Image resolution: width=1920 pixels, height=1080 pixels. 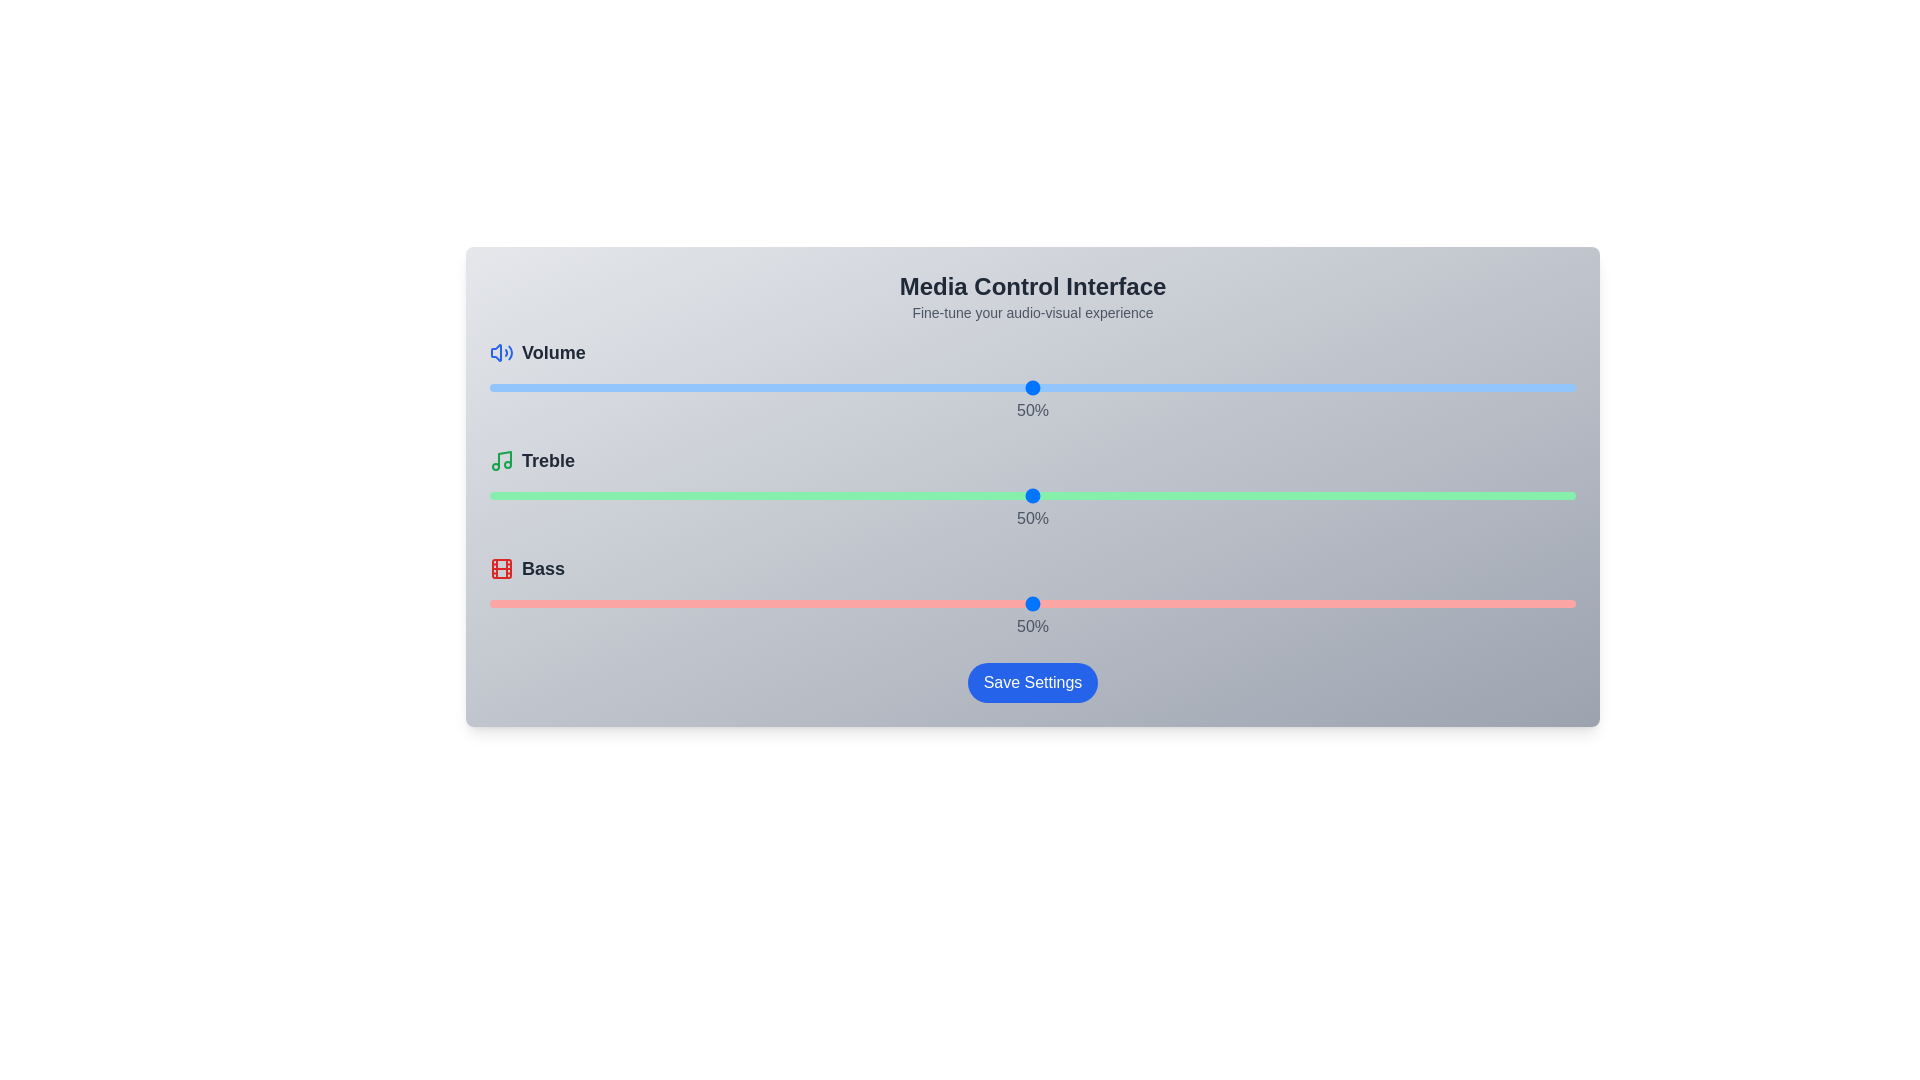 I want to click on the slider value, so click(x=1097, y=495).